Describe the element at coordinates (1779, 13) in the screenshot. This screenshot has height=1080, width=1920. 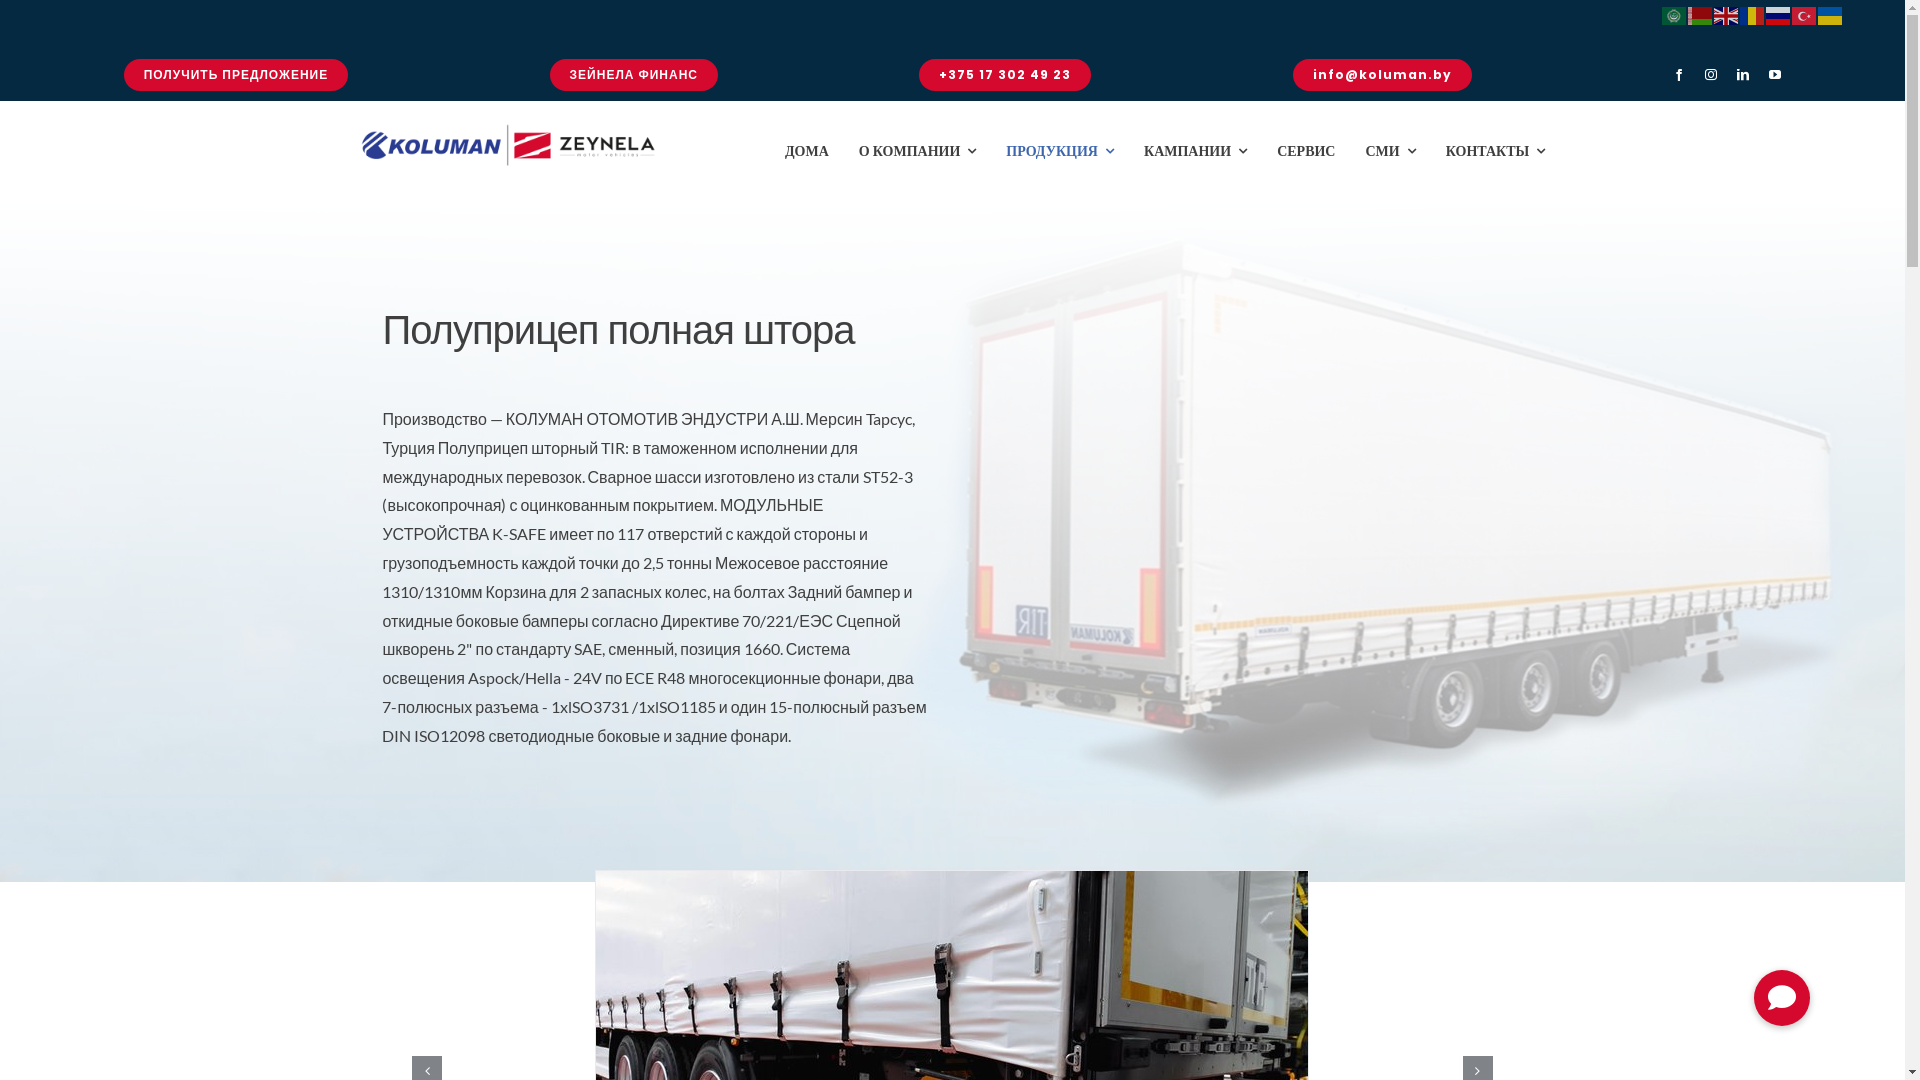
I see `'Russian'` at that location.